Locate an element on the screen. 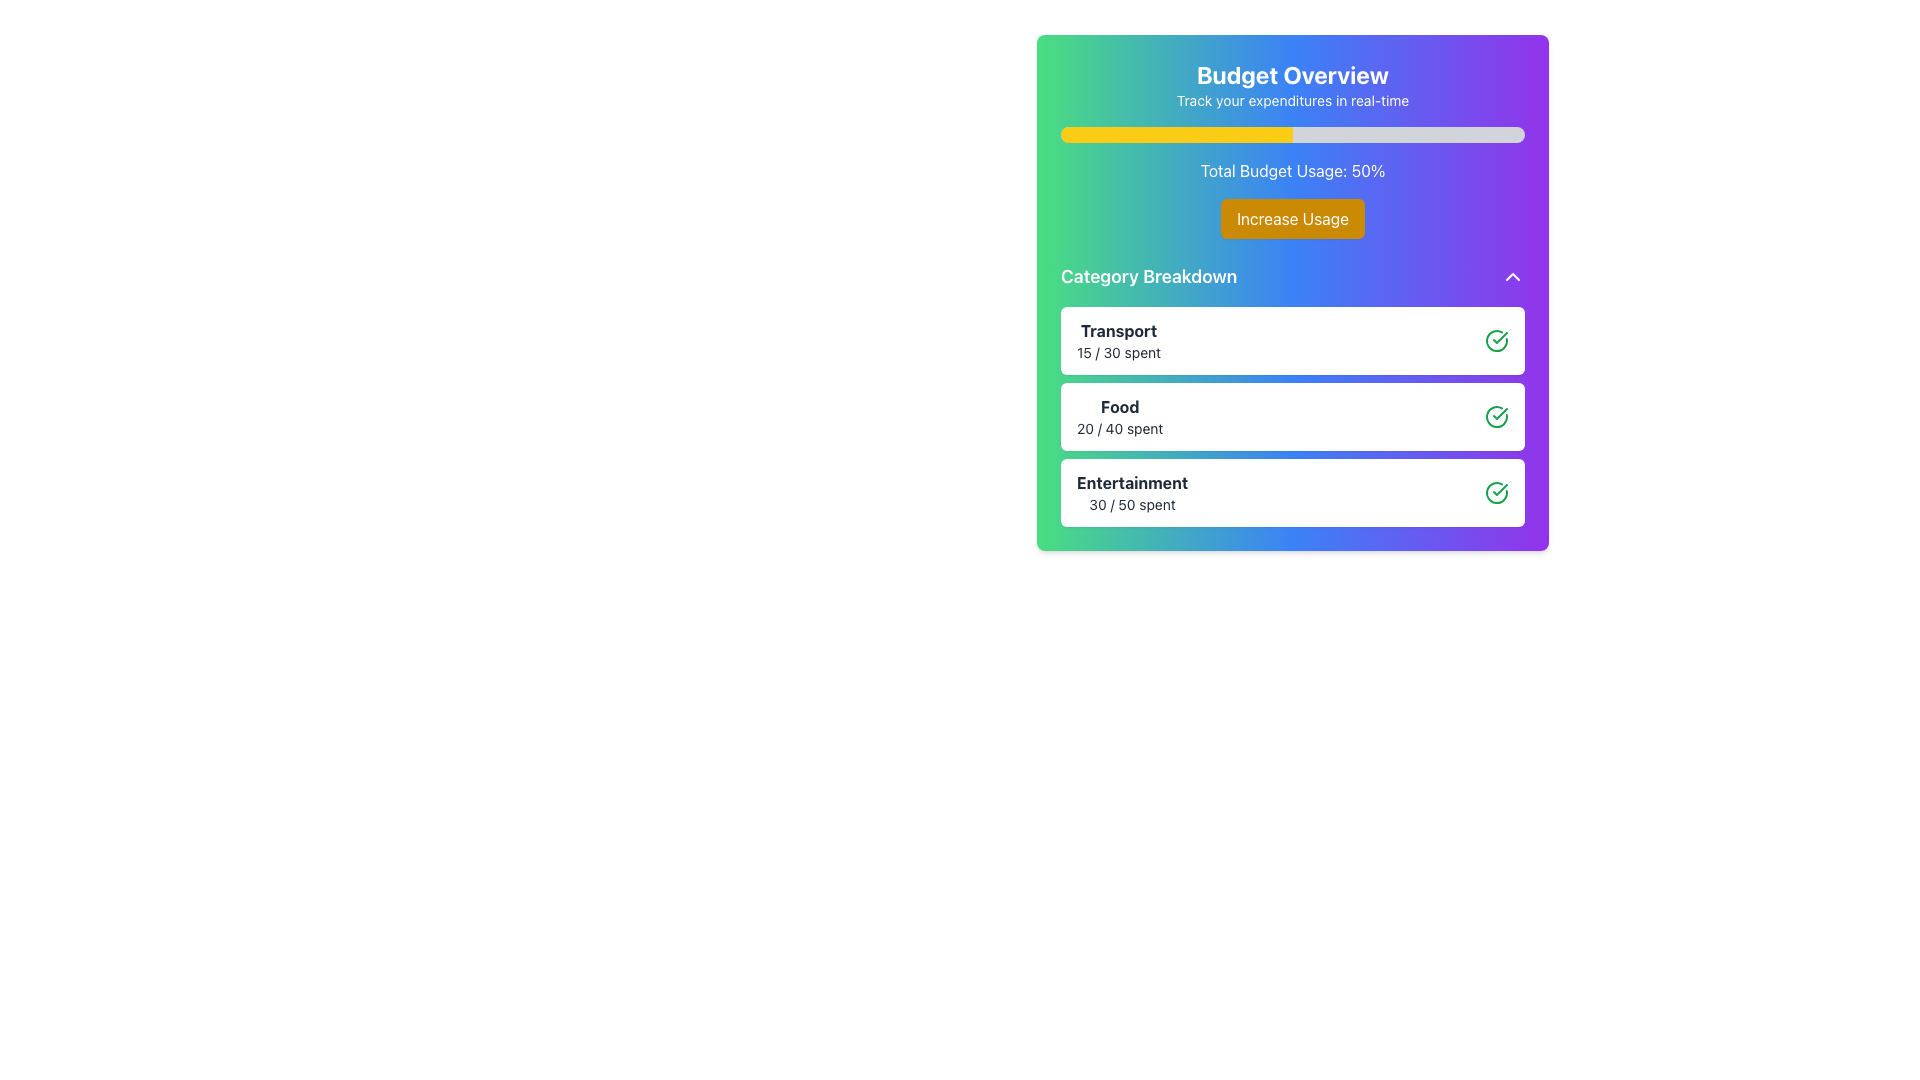  the static text label for the 'Food' expense category, which is the second item in the 'Category Breakdown' section, positioned between 'Transport' and 'Entertainment' is located at coordinates (1120, 406).